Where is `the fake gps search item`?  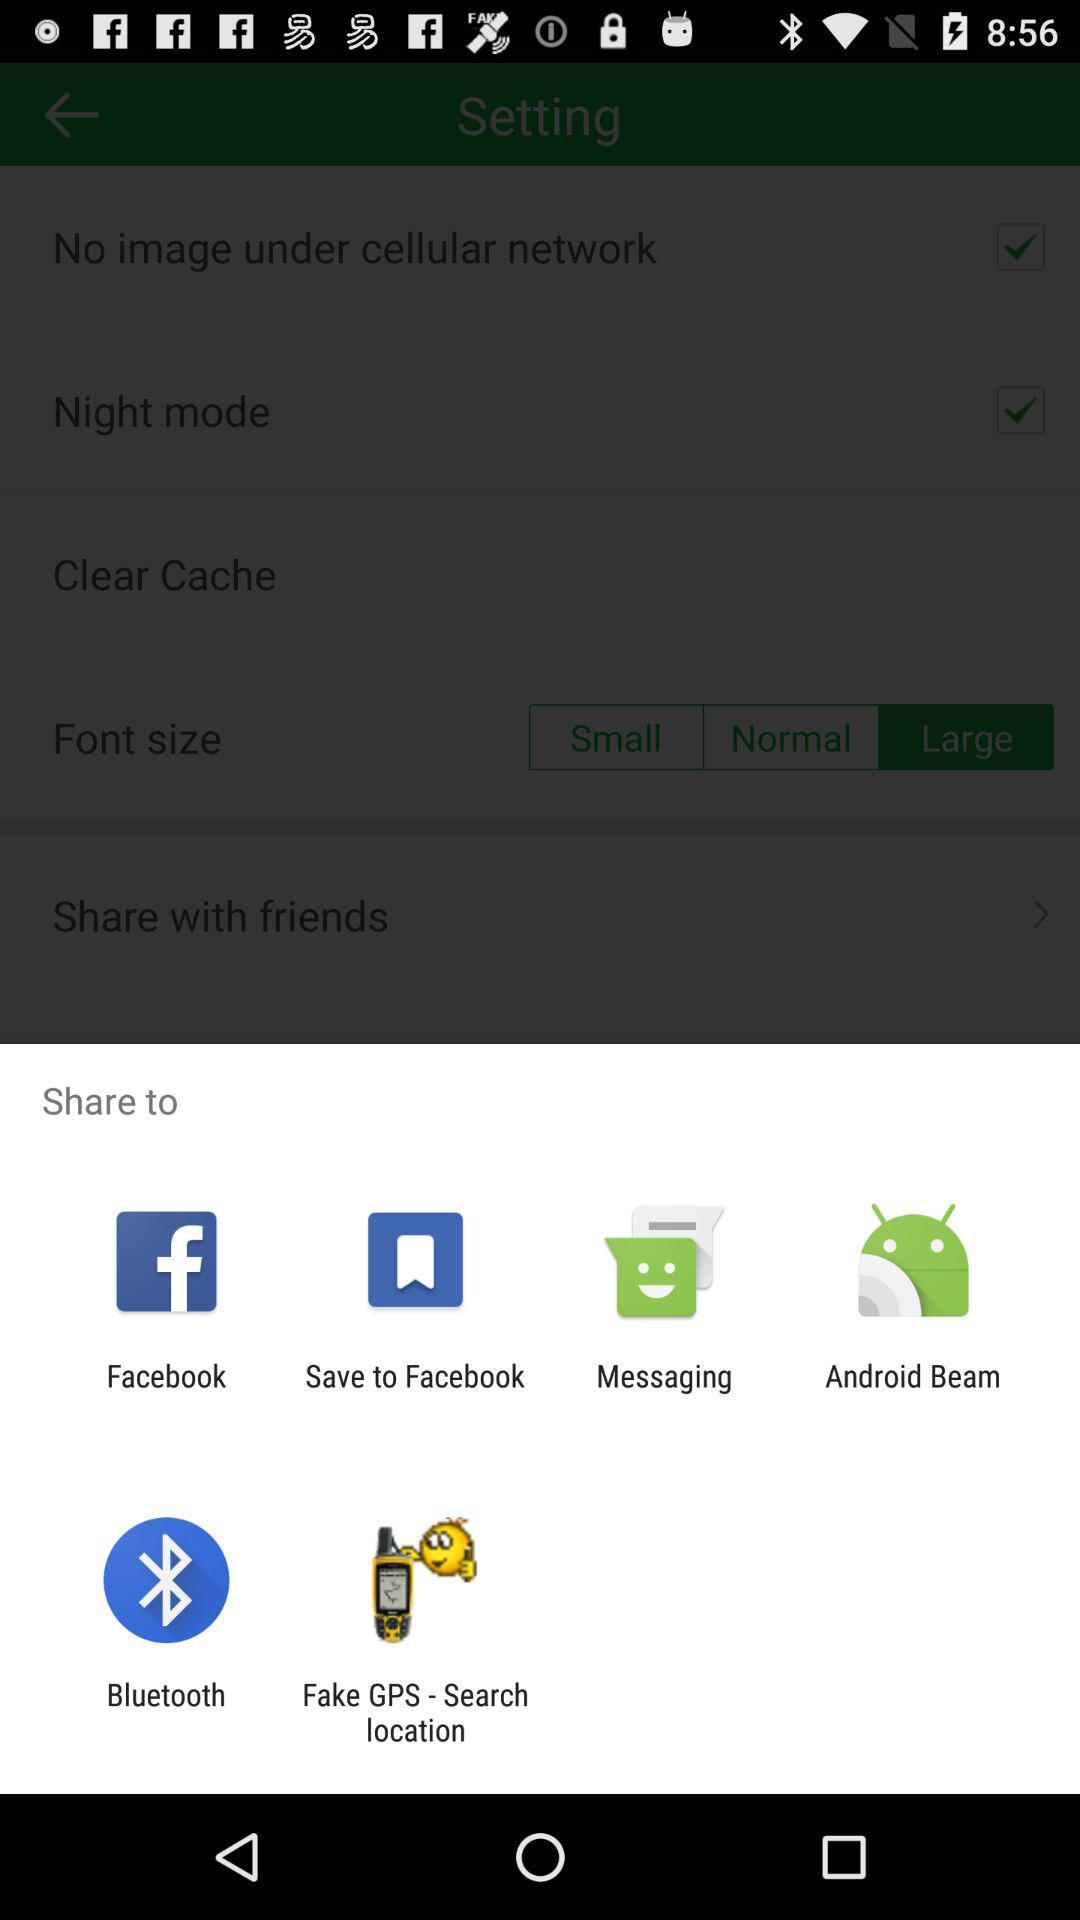
the fake gps search item is located at coordinates (414, 1711).